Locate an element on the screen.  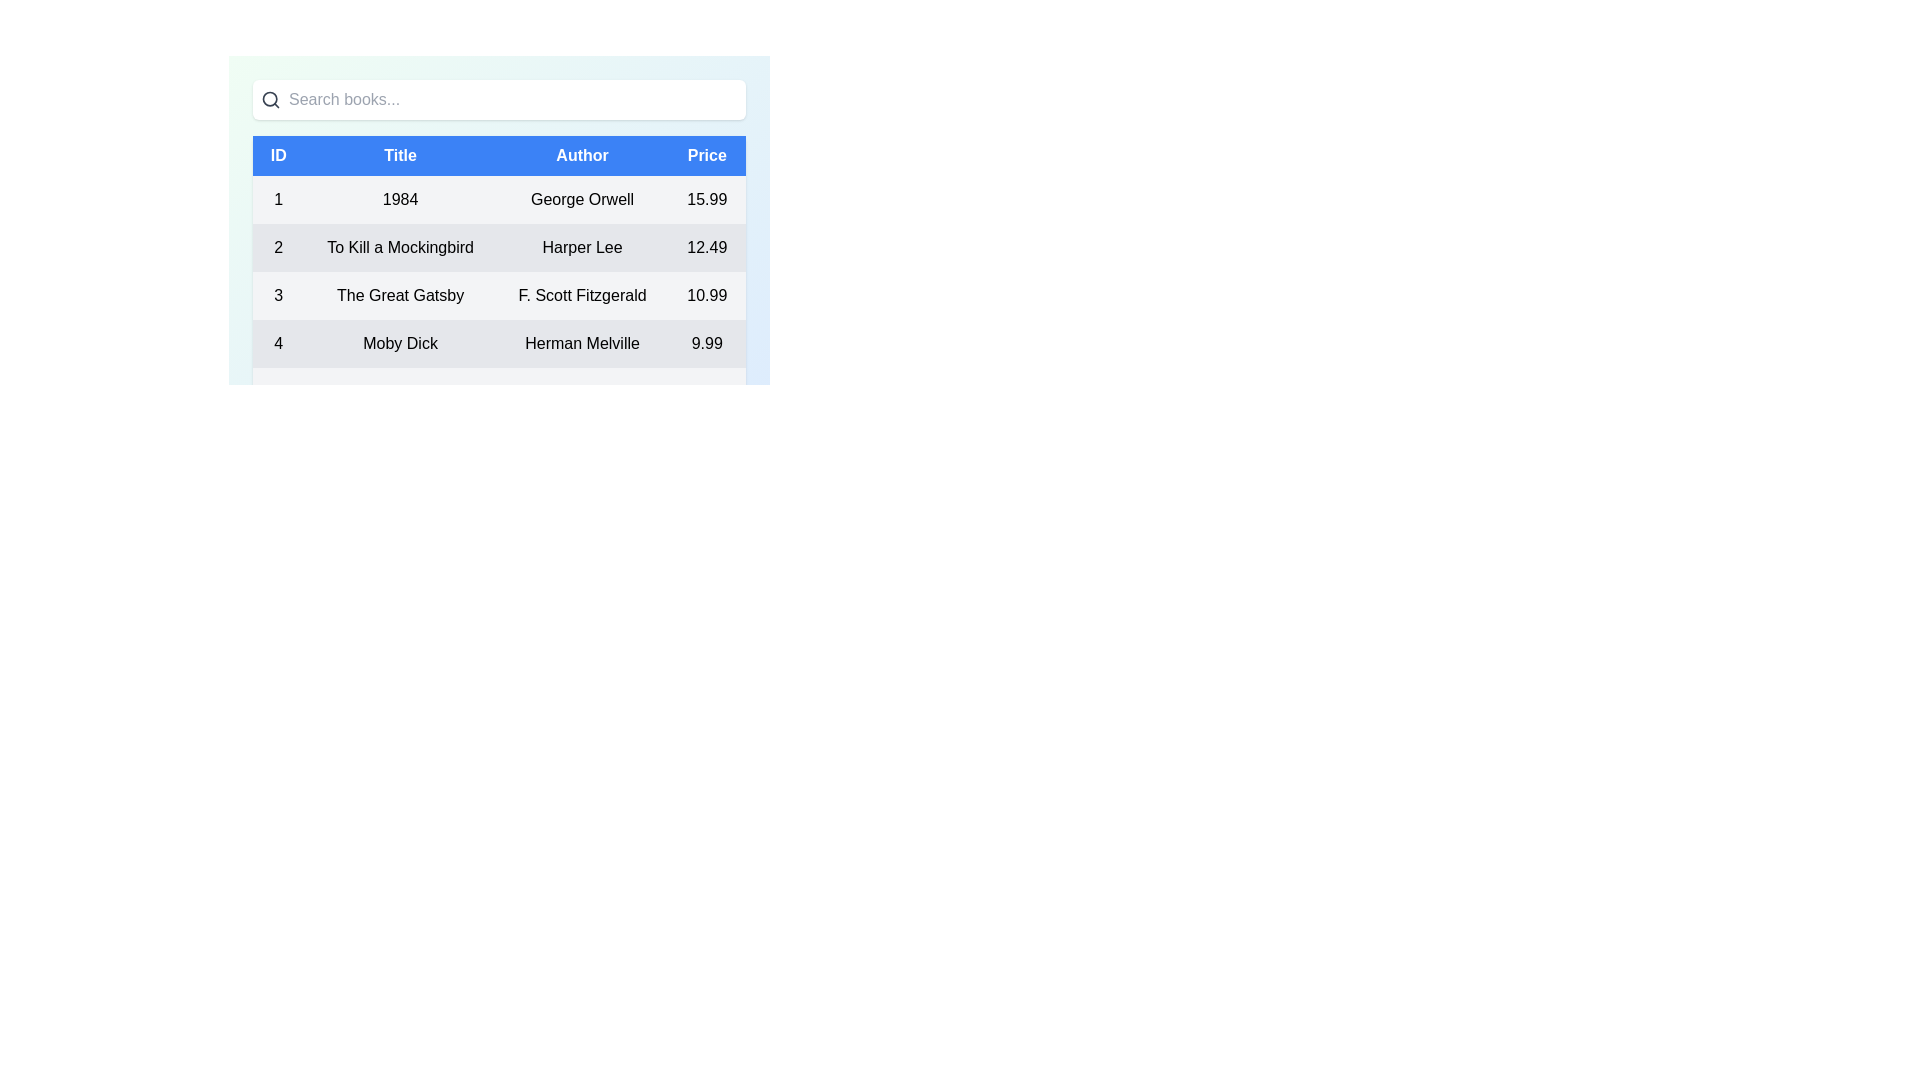
the numeric value '12.49' displayed in the last cell of the second row under the 'Price' column for the 'To Kill a Mockingbird' book entry is located at coordinates (707, 246).